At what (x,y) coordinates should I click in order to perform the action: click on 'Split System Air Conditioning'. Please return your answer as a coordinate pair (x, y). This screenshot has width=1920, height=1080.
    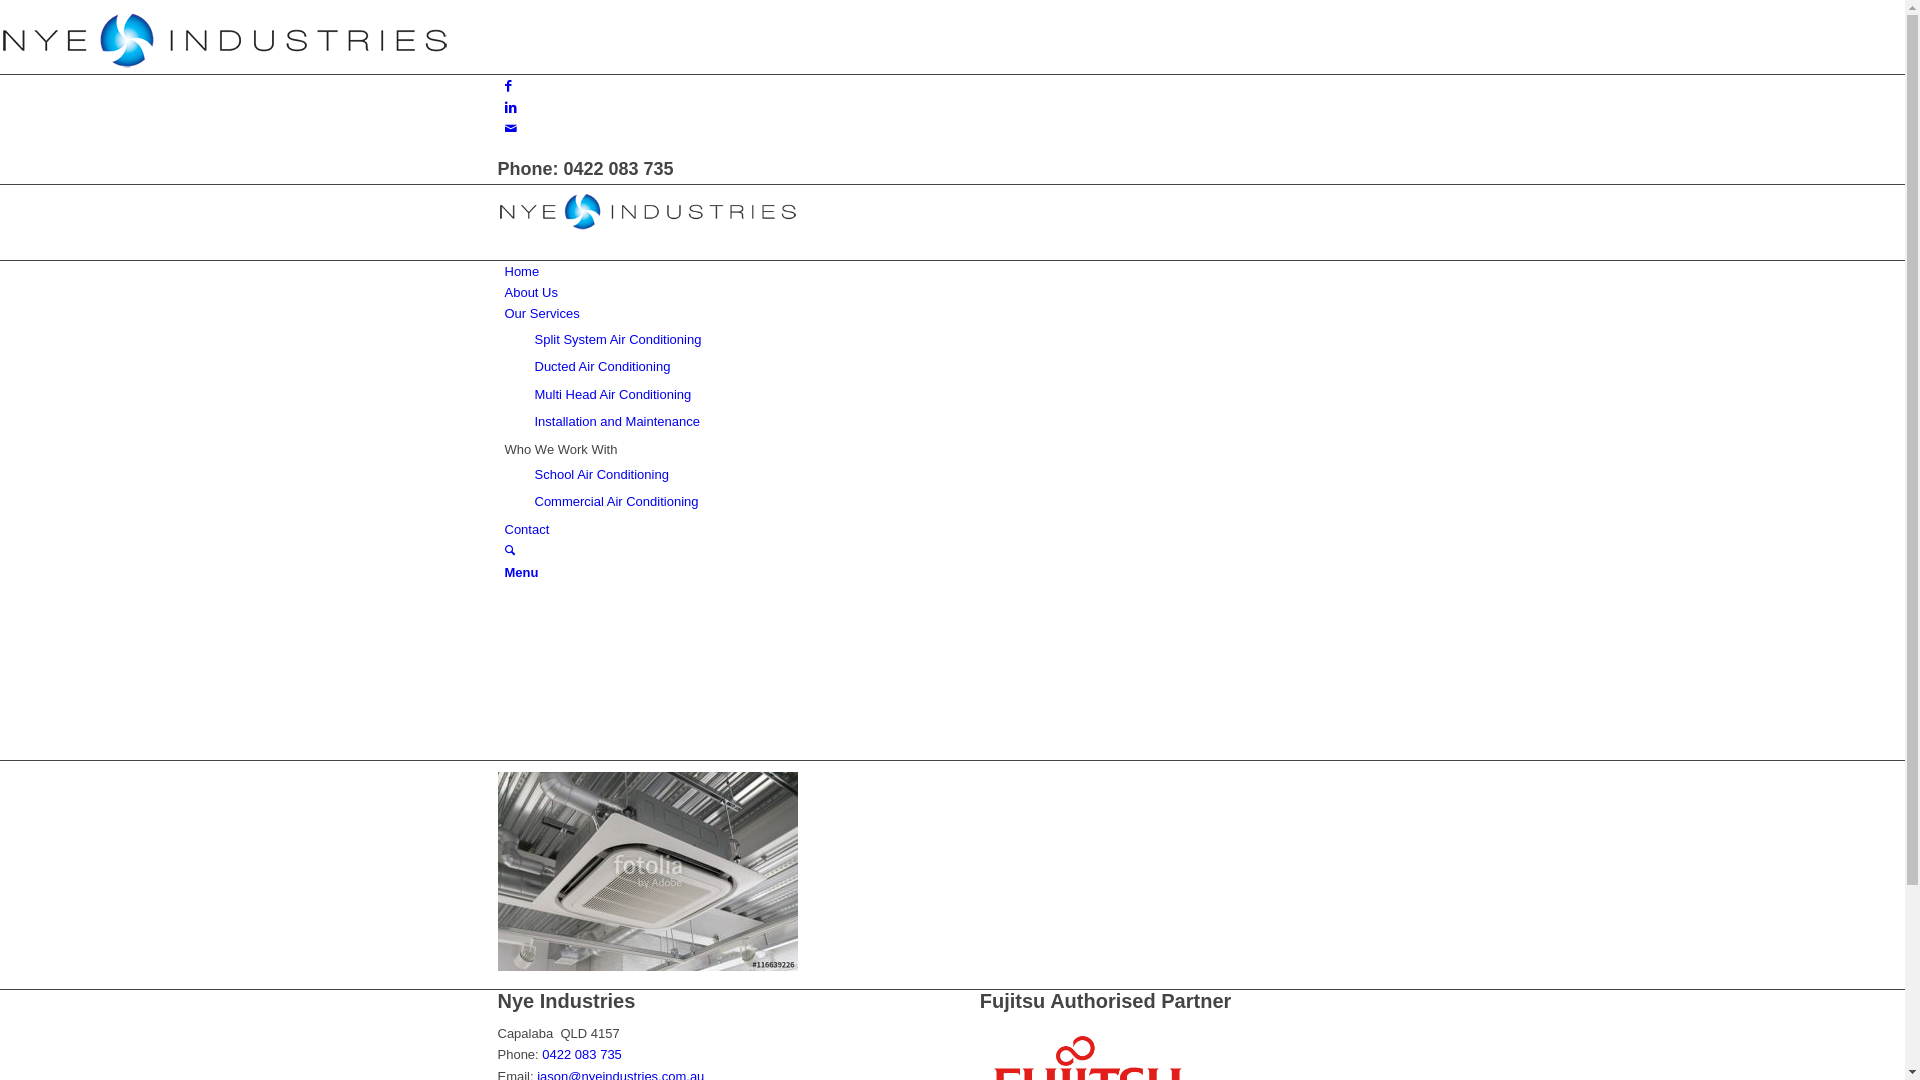
    Looking at the image, I should click on (616, 338).